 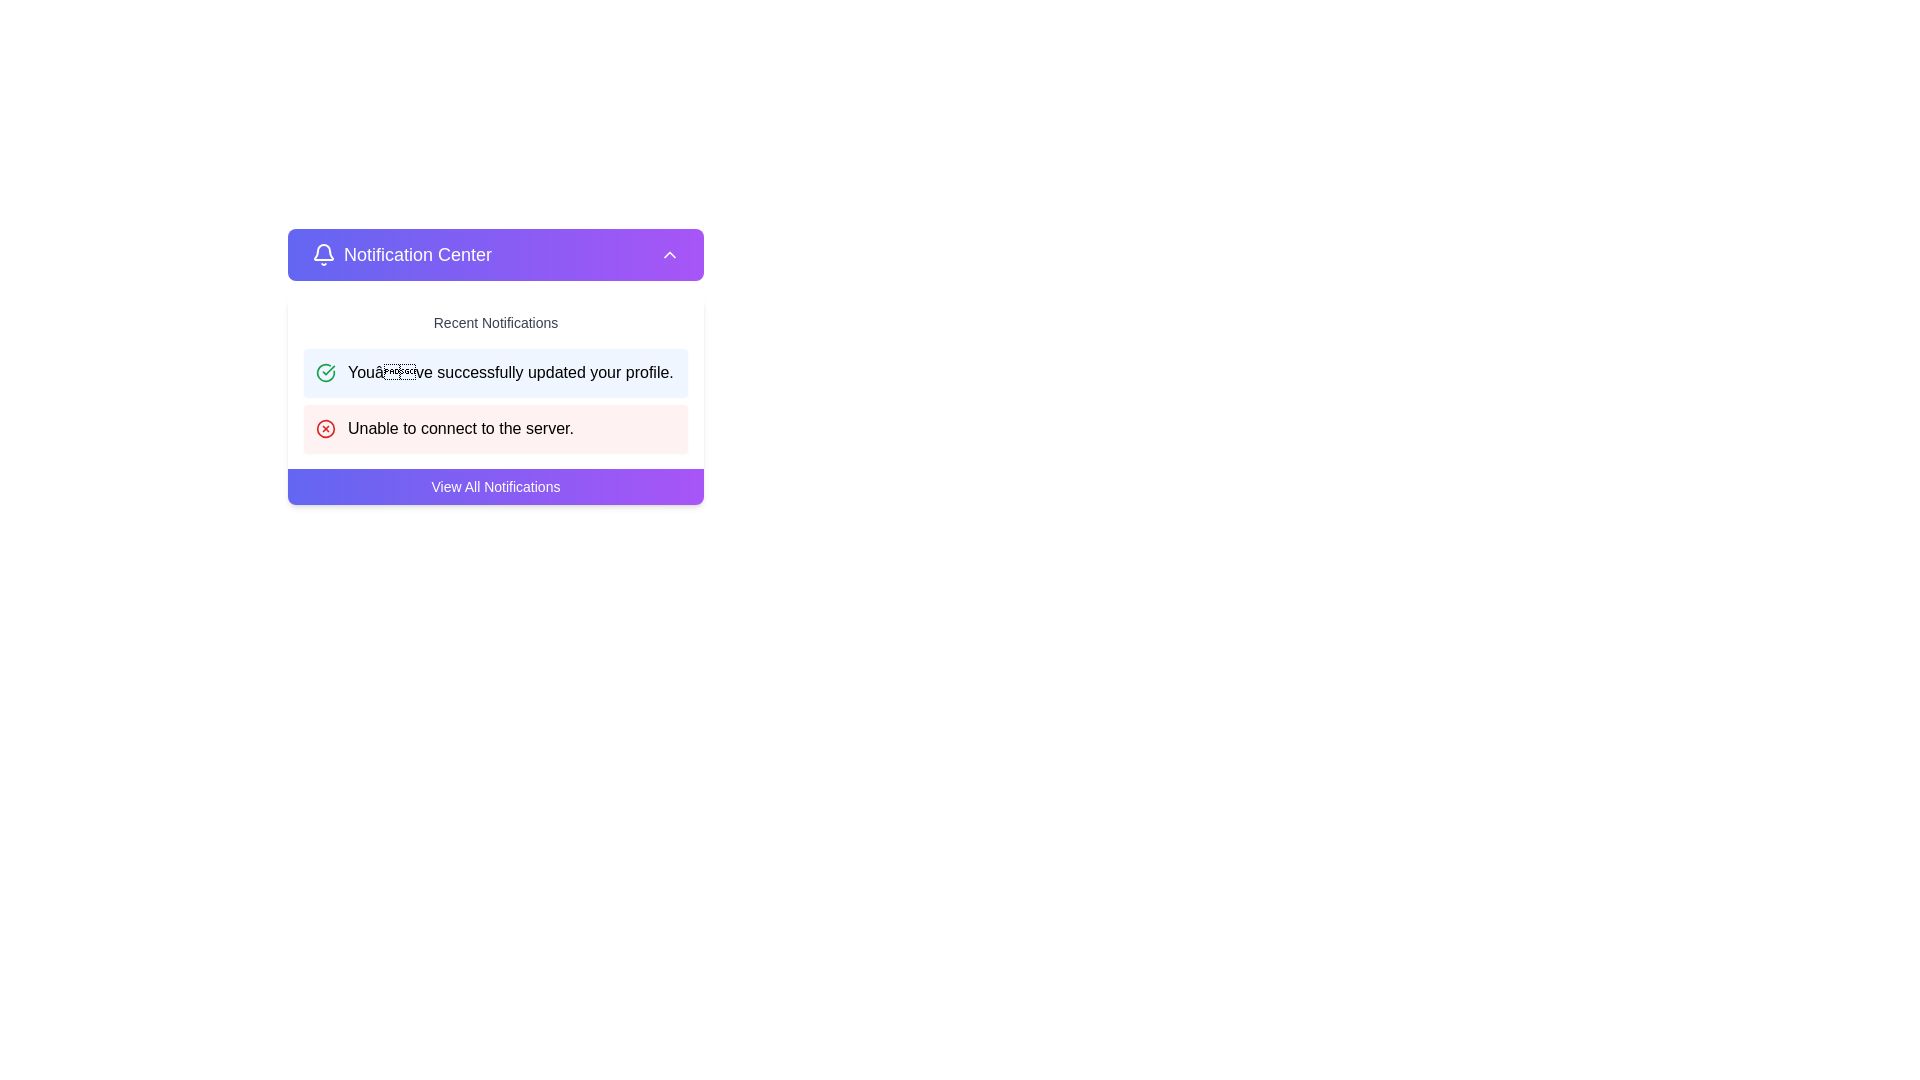 I want to click on the arrow button located at the top-right corner of the 'Notification Center' header to minimize it, so click(x=670, y=253).